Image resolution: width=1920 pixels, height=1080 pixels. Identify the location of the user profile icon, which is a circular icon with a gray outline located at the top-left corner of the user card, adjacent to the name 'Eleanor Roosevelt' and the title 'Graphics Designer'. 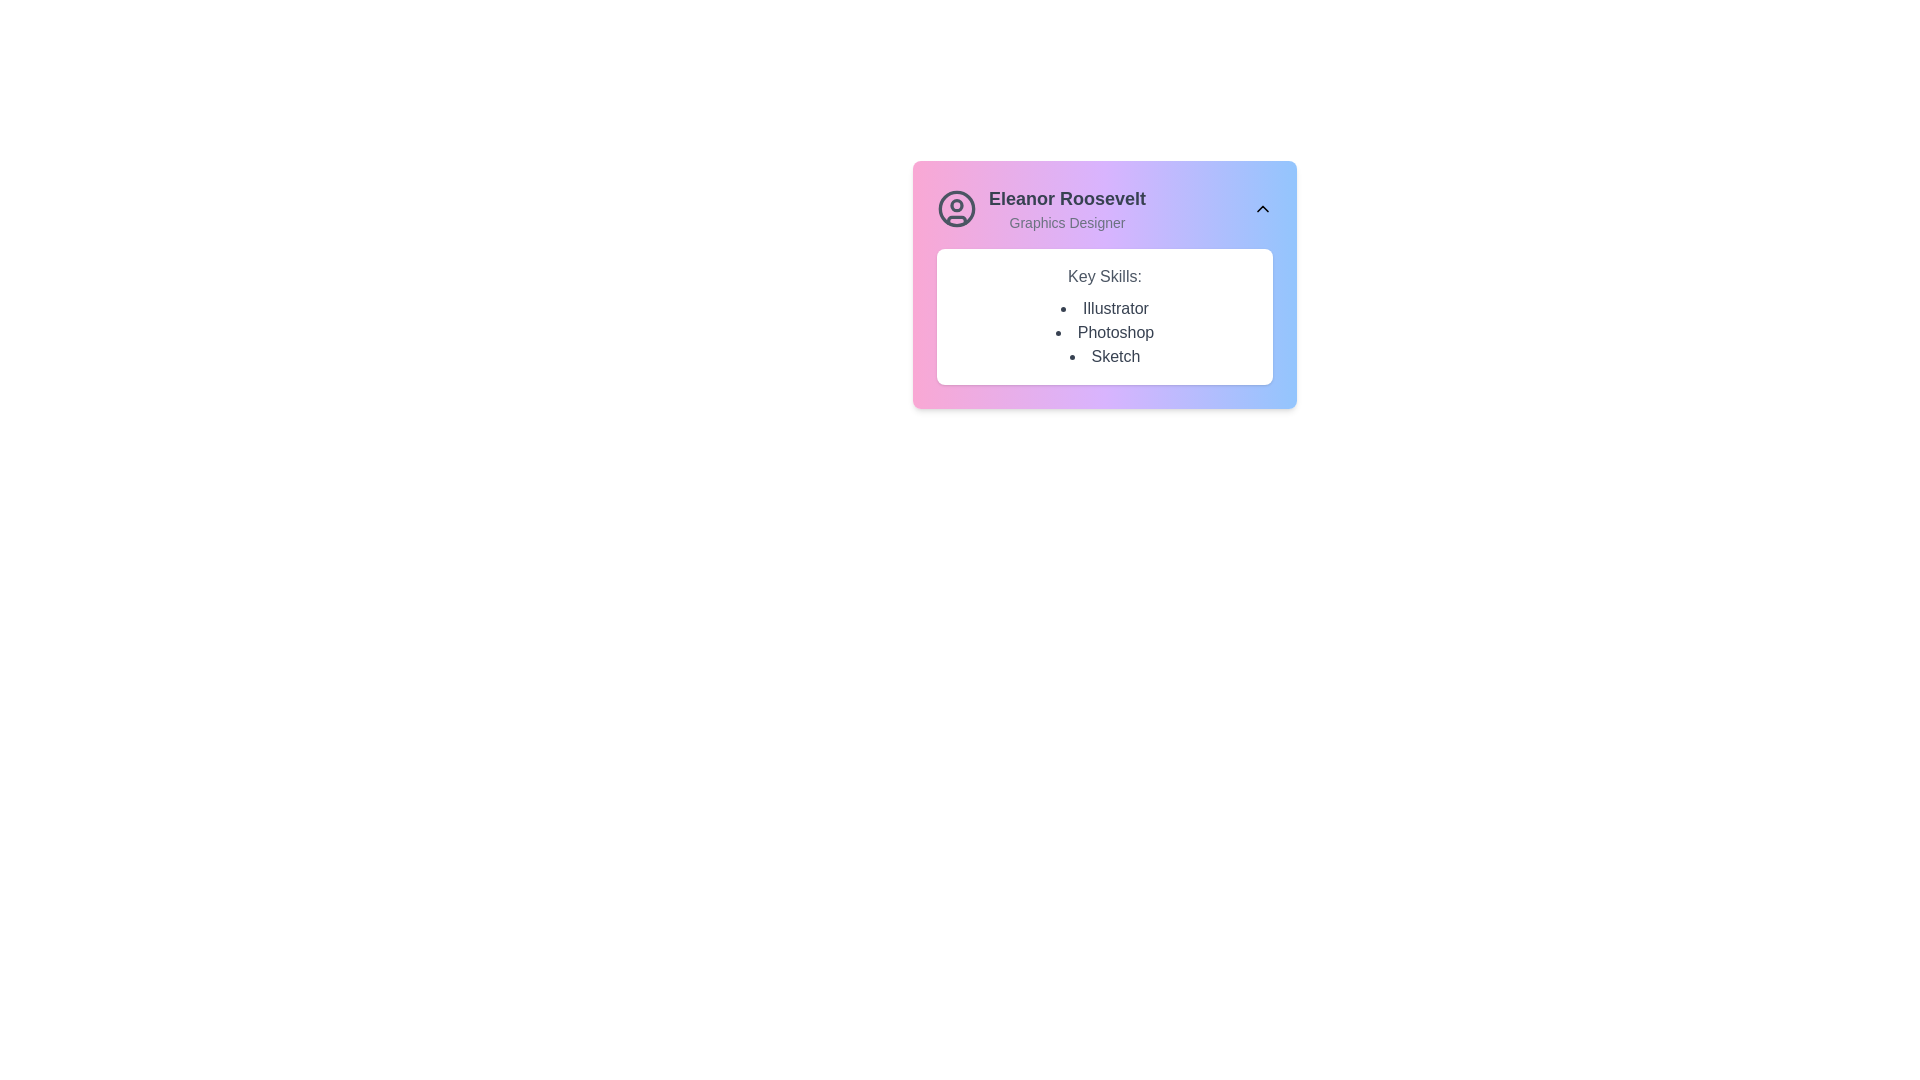
(955, 208).